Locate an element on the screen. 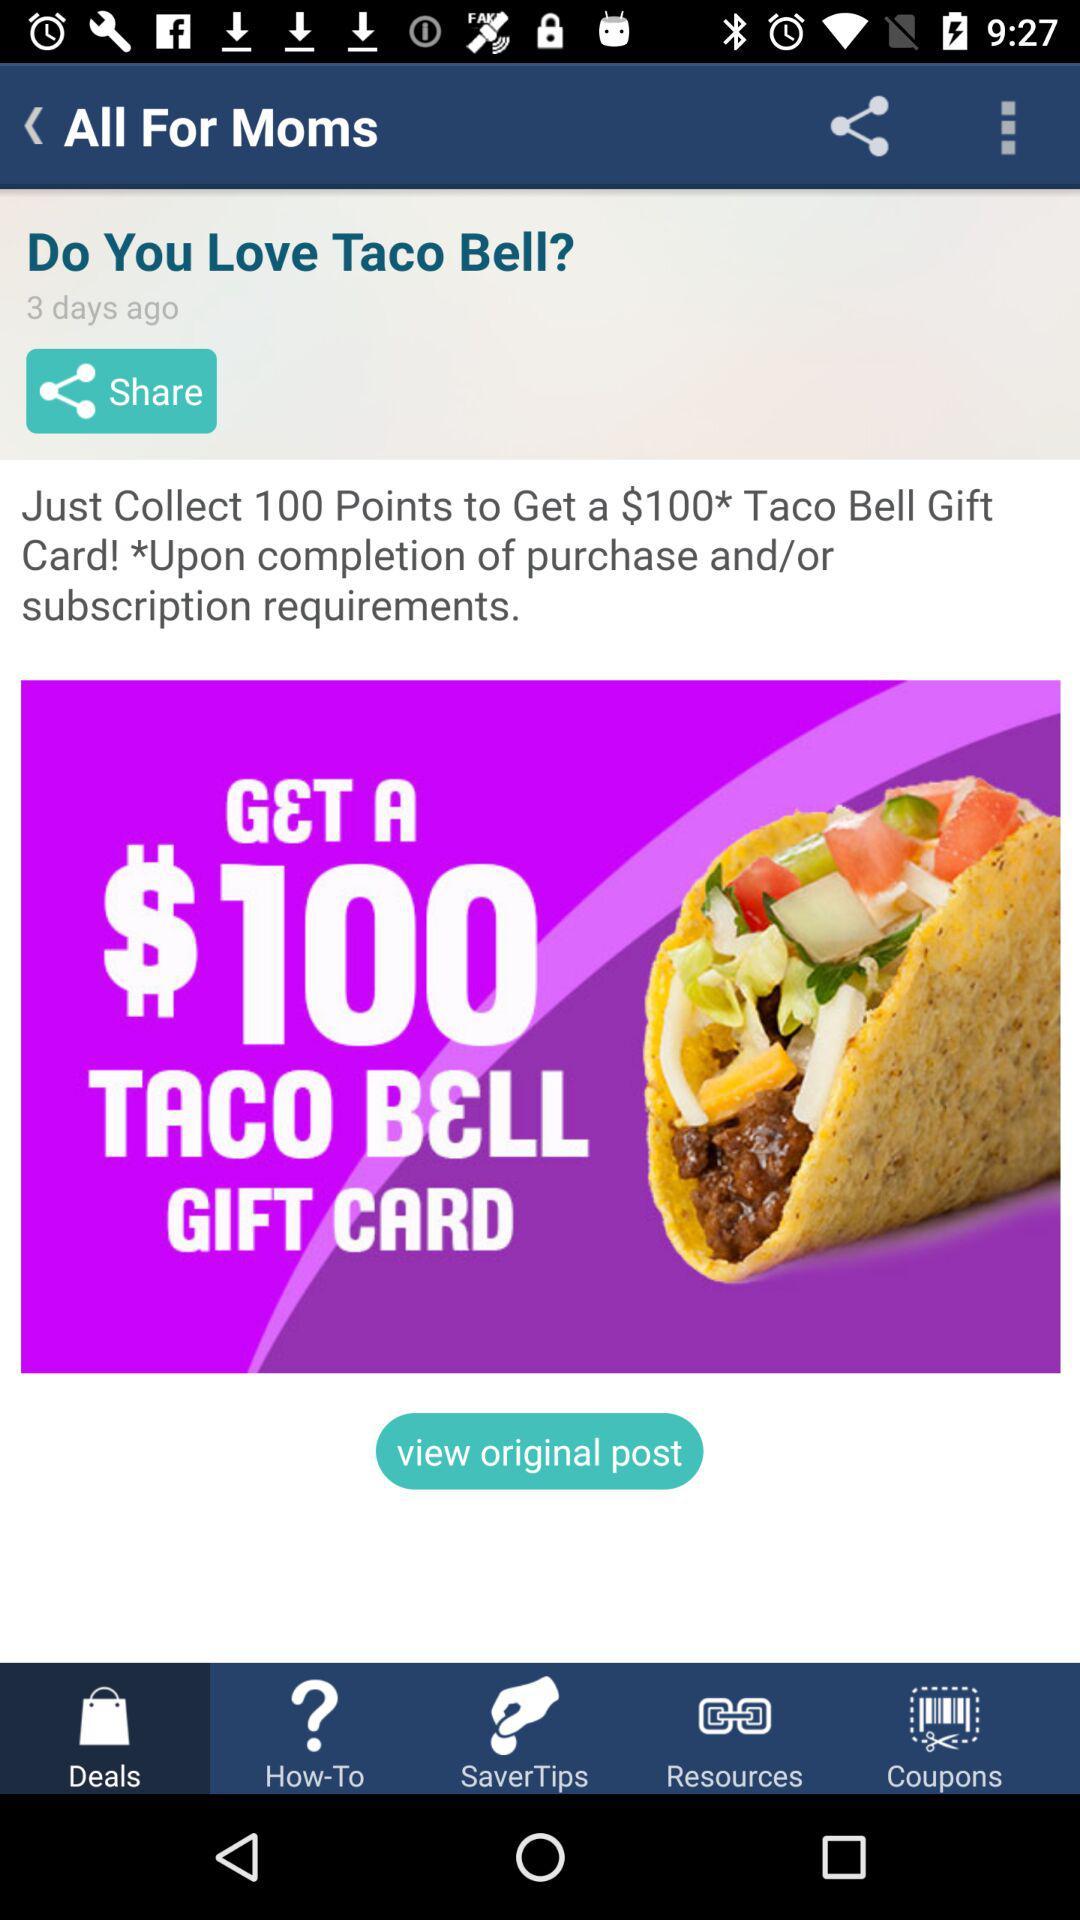 The image size is (1080, 1920). the icon left to the icon howto is located at coordinates (104, 1714).